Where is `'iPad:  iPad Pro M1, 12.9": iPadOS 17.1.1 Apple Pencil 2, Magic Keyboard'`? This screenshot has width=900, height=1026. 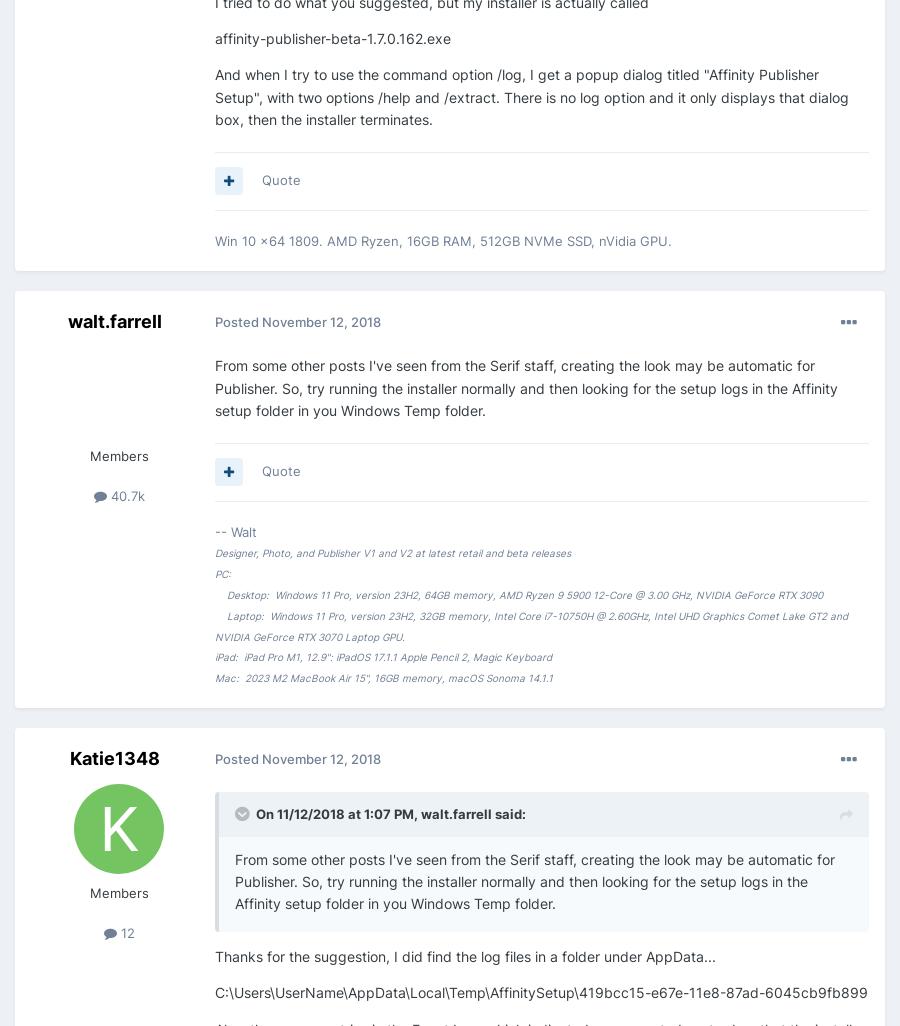 'iPad:  iPad Pro M1, 12.9": iPadOS 17.1.1 Apple Pencil 2, Magic Keyboard' is located at coordinates (215, 657).